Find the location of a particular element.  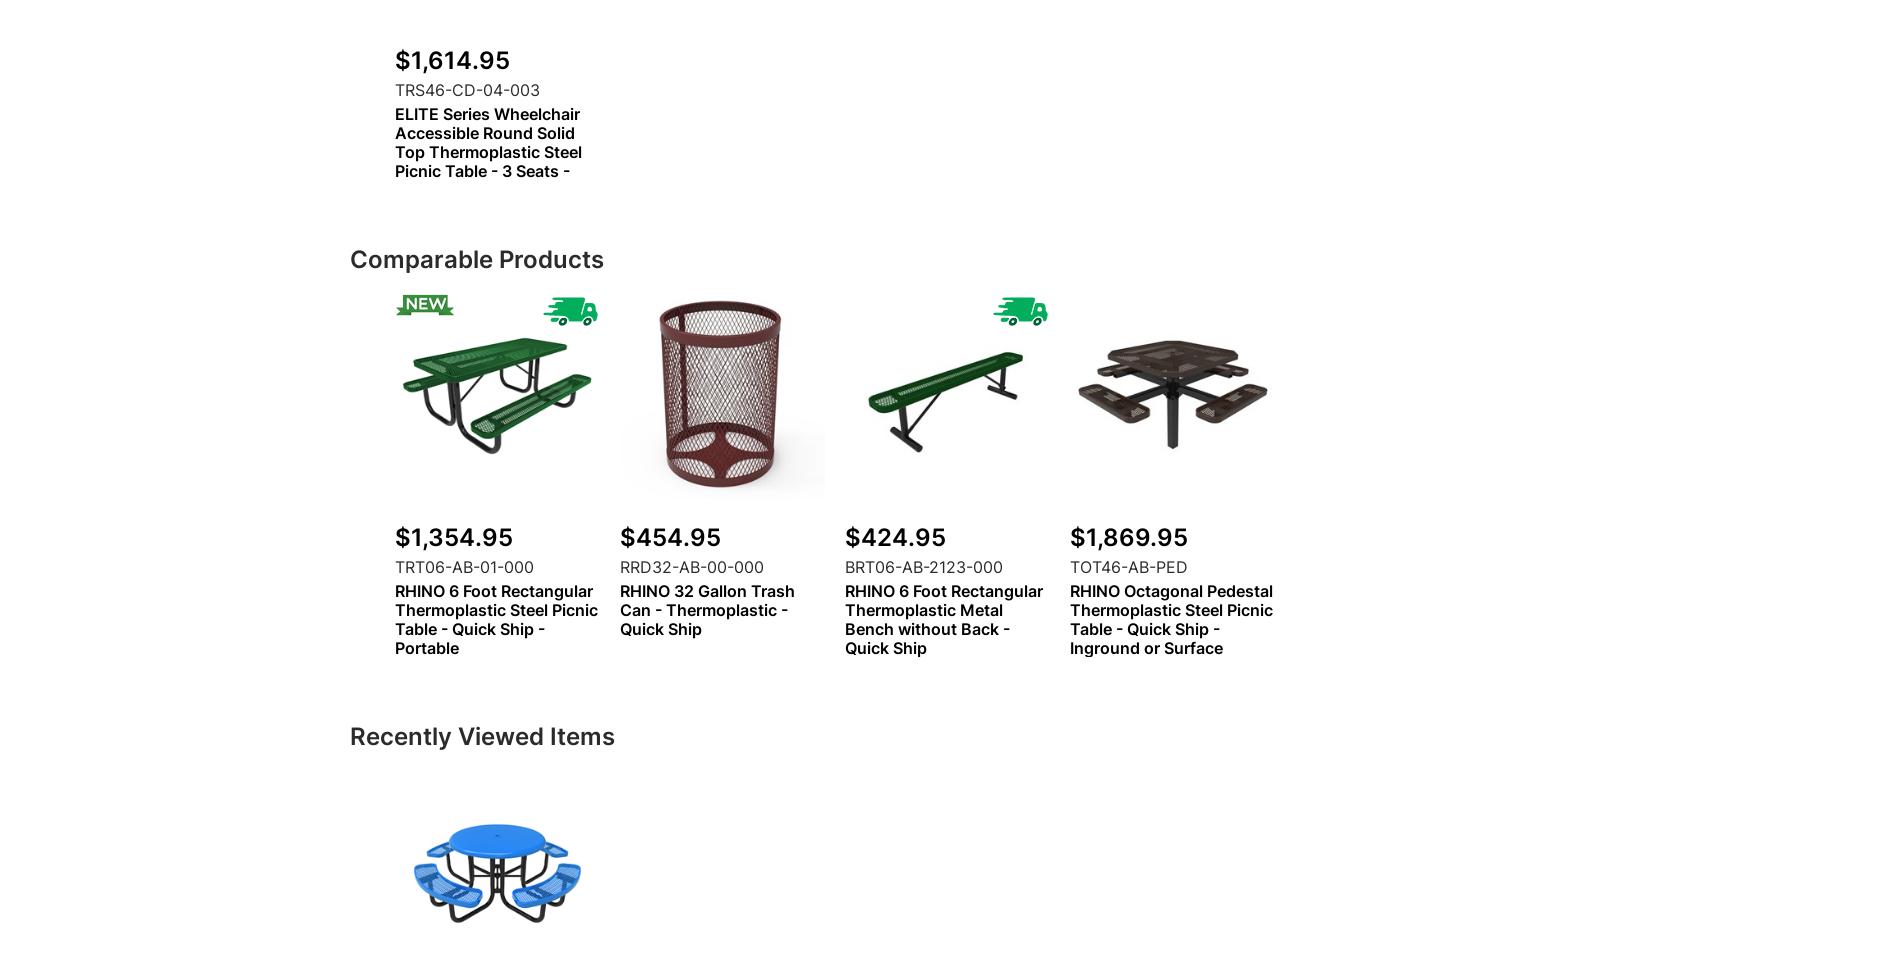

'RHINO Octagonal Pedestal Thermoplastic Steel Picnic Table - Quick Ship - Inground or Surface Mount' is located at coordinates (1171, 628).